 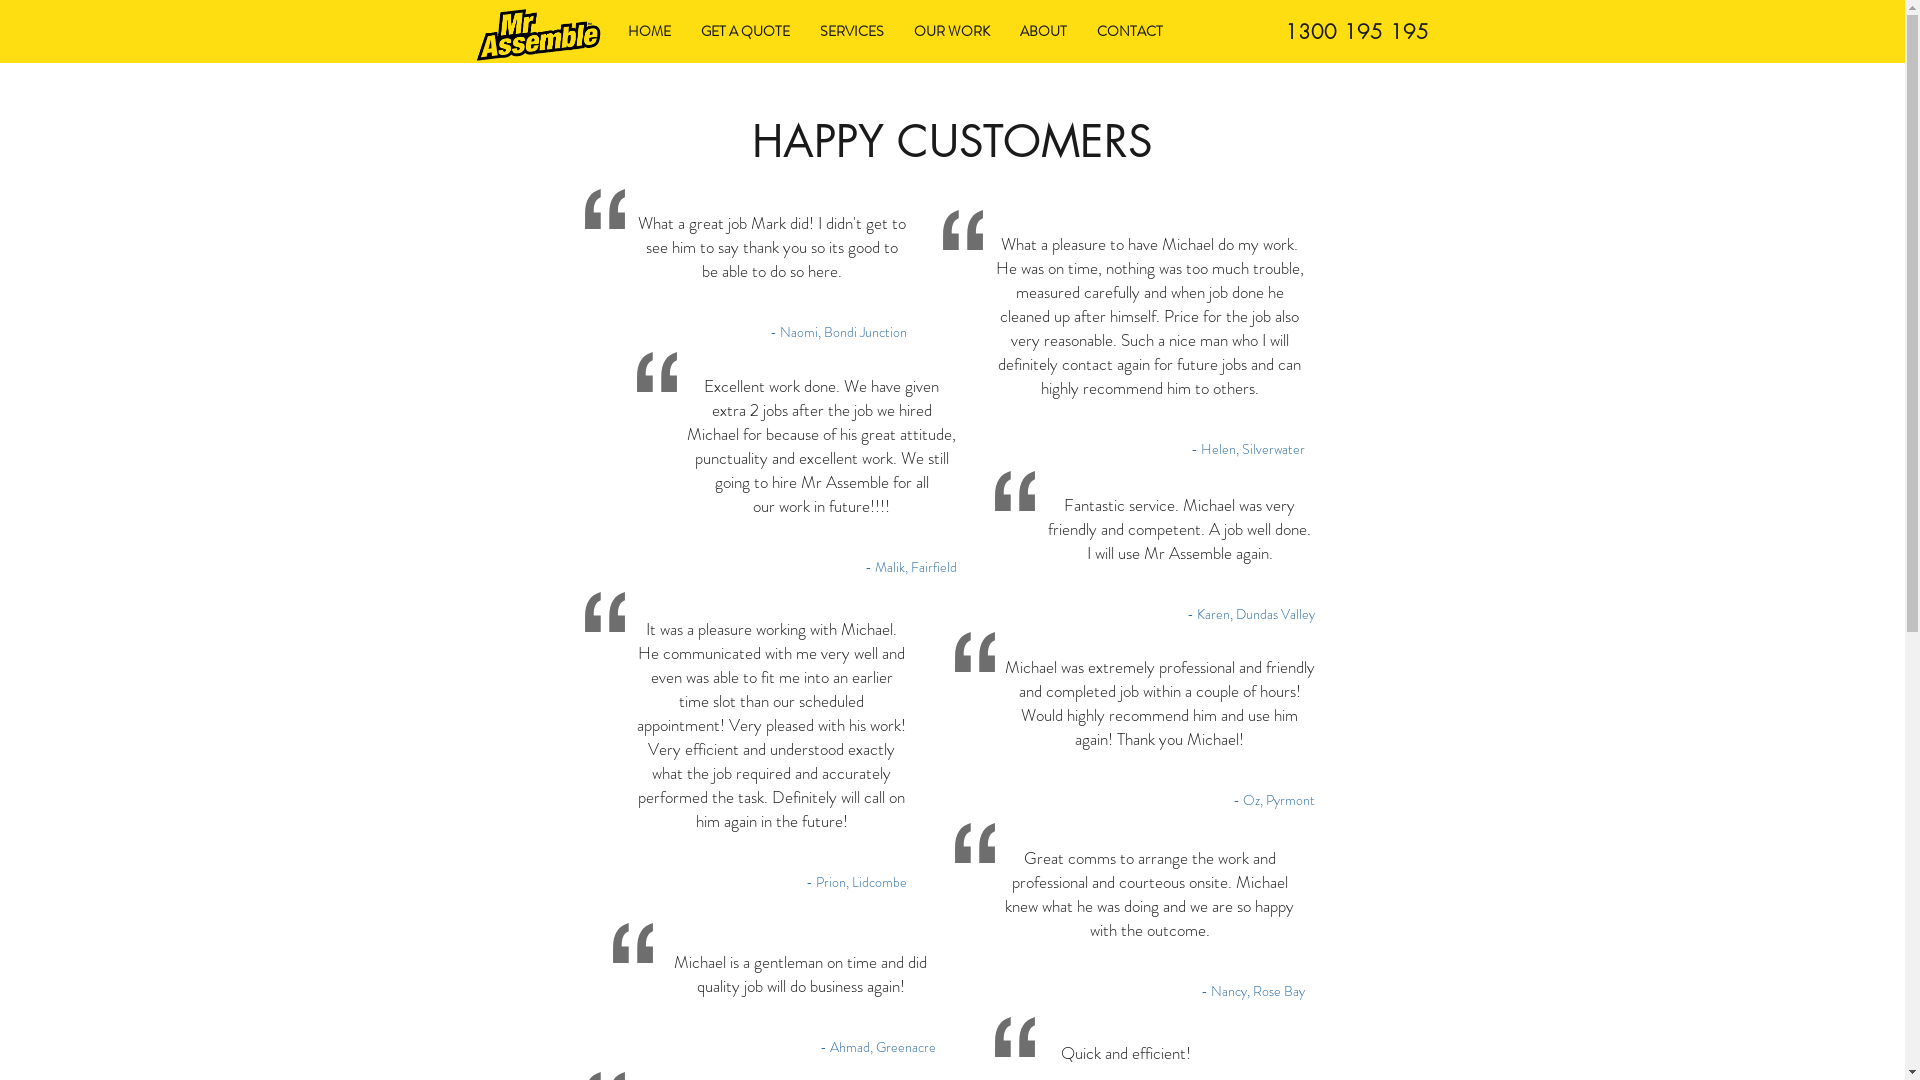 What do you see at coordinates (1003, 31) in the screenshot?
I see `'ABOUT'` at bounding box center [1003, 31].